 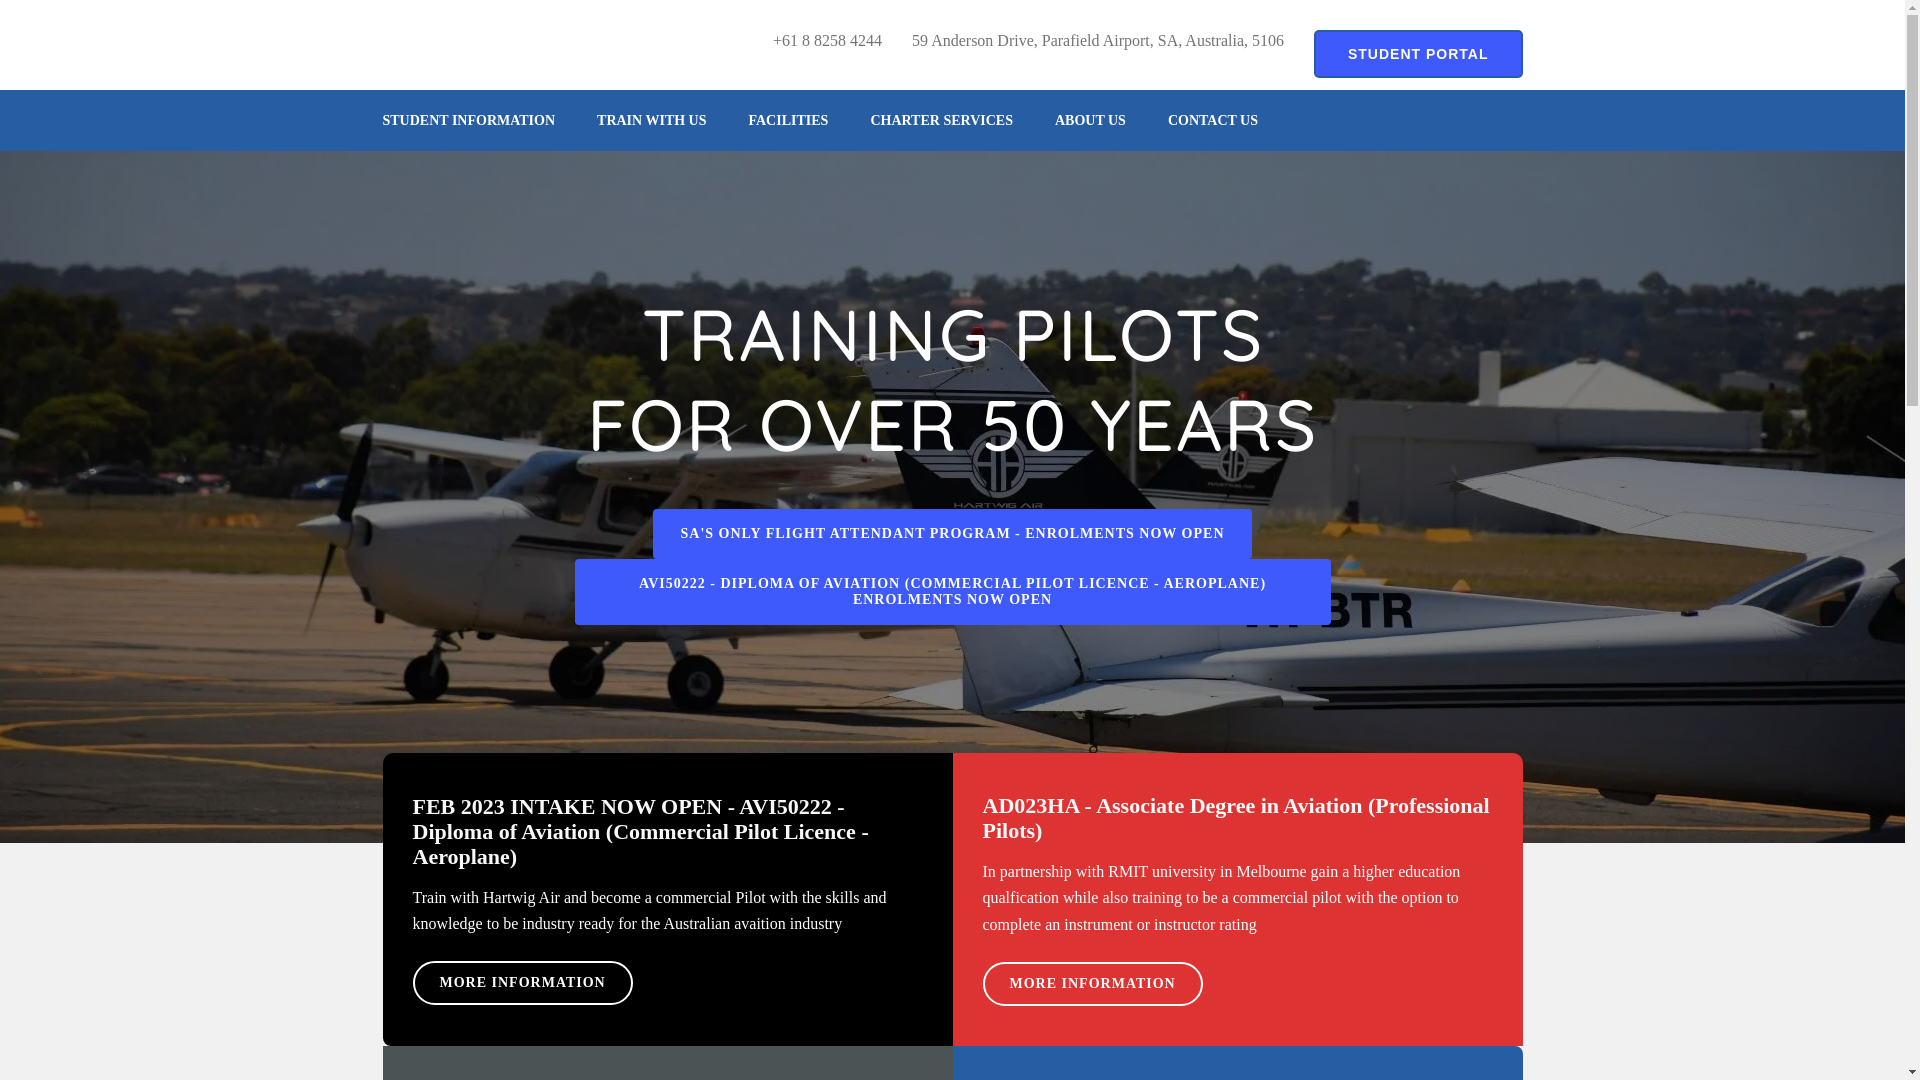 What do you see at coordinates (786, 120) in the screenshot?
I see `'FACILITIES'` at bounding box center [786, 120].